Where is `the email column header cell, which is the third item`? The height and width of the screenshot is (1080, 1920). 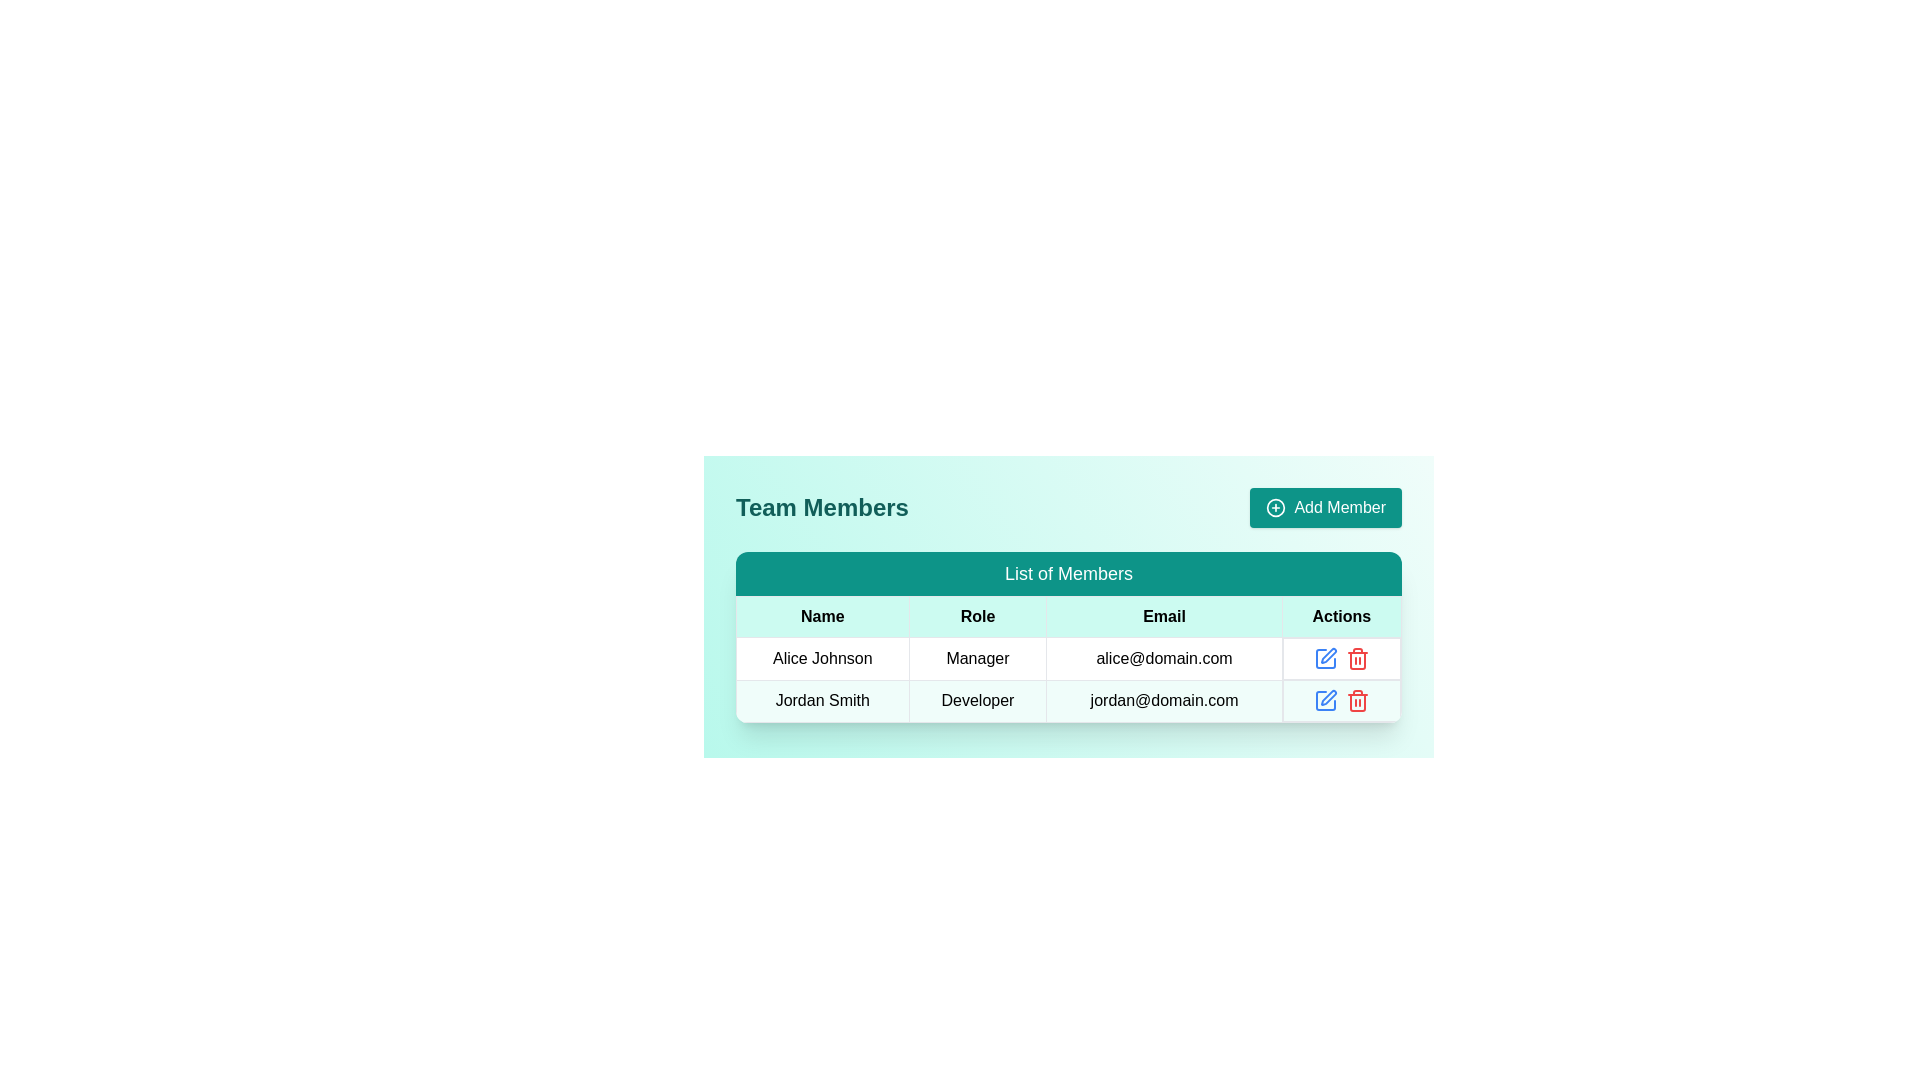
the email column header cell, which is the third item is located at coordinates (1164, 616).